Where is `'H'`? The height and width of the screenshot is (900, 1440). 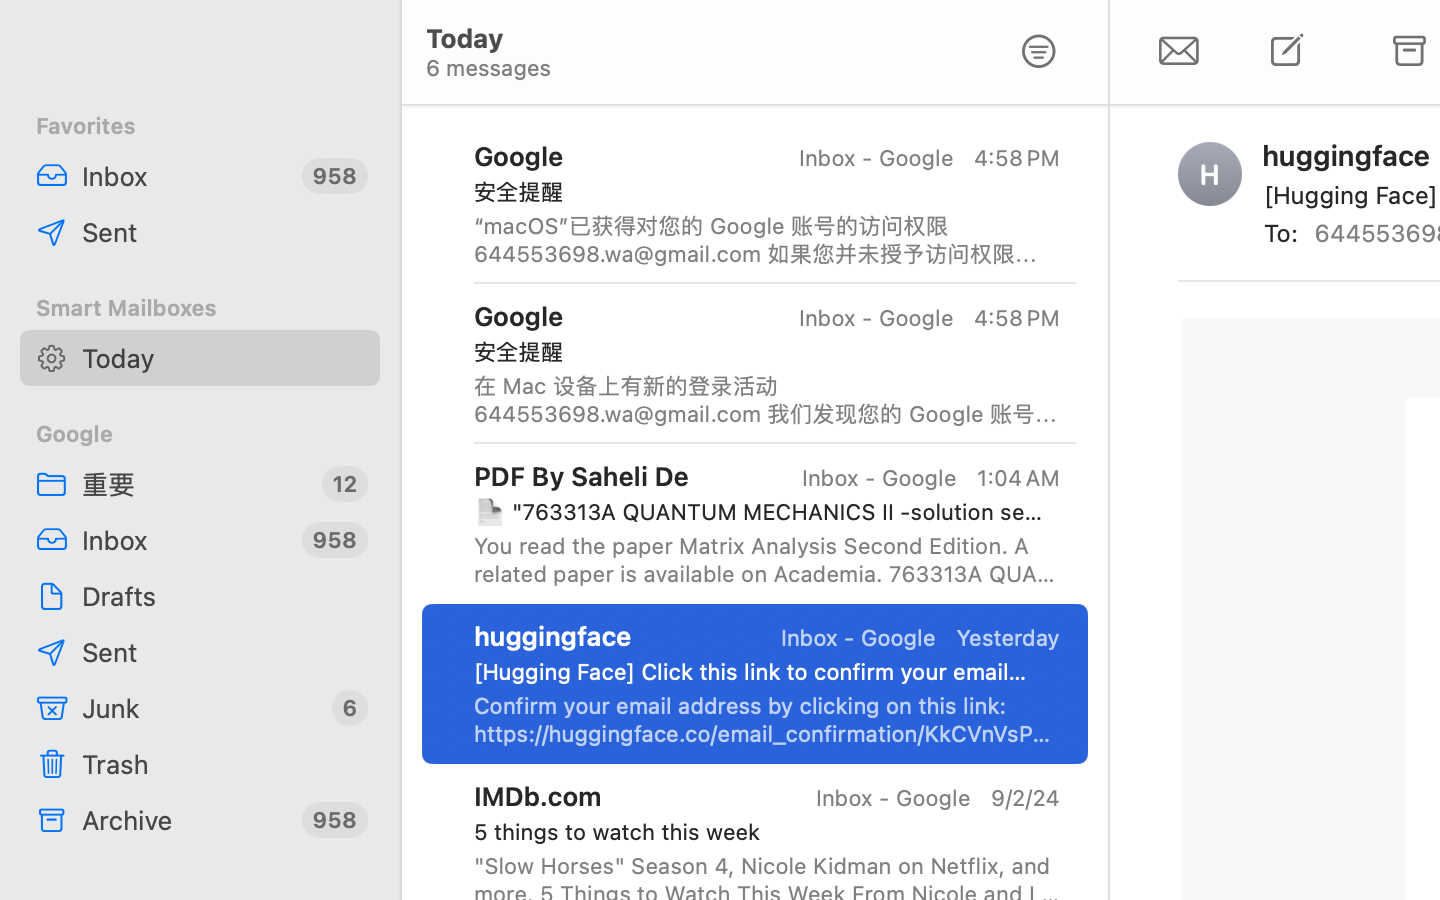
'H' is located at coordinates (1209, 173).